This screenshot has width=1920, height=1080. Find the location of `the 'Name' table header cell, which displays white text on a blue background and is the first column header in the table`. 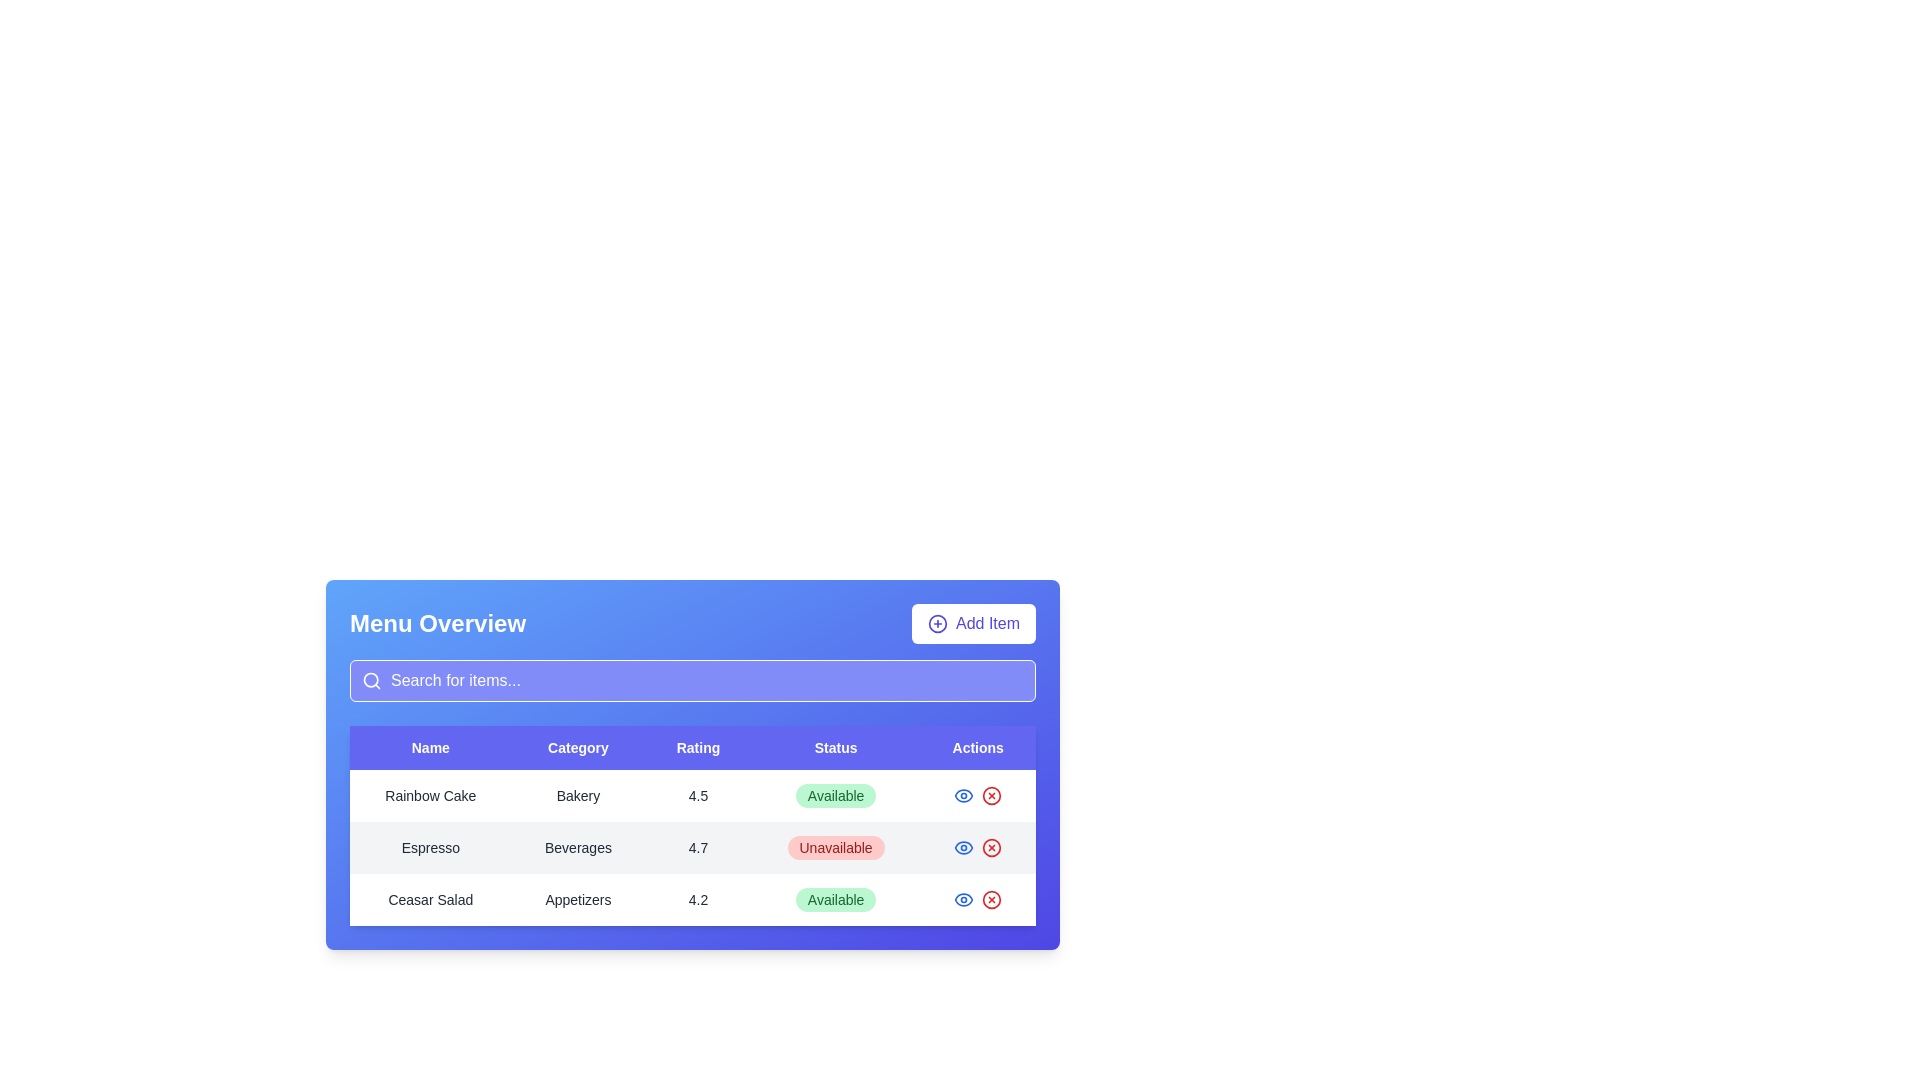

the 'Name' table header cell, which displays white text on a blue background and is the first column header in the table is located at coordinates (429, 748).